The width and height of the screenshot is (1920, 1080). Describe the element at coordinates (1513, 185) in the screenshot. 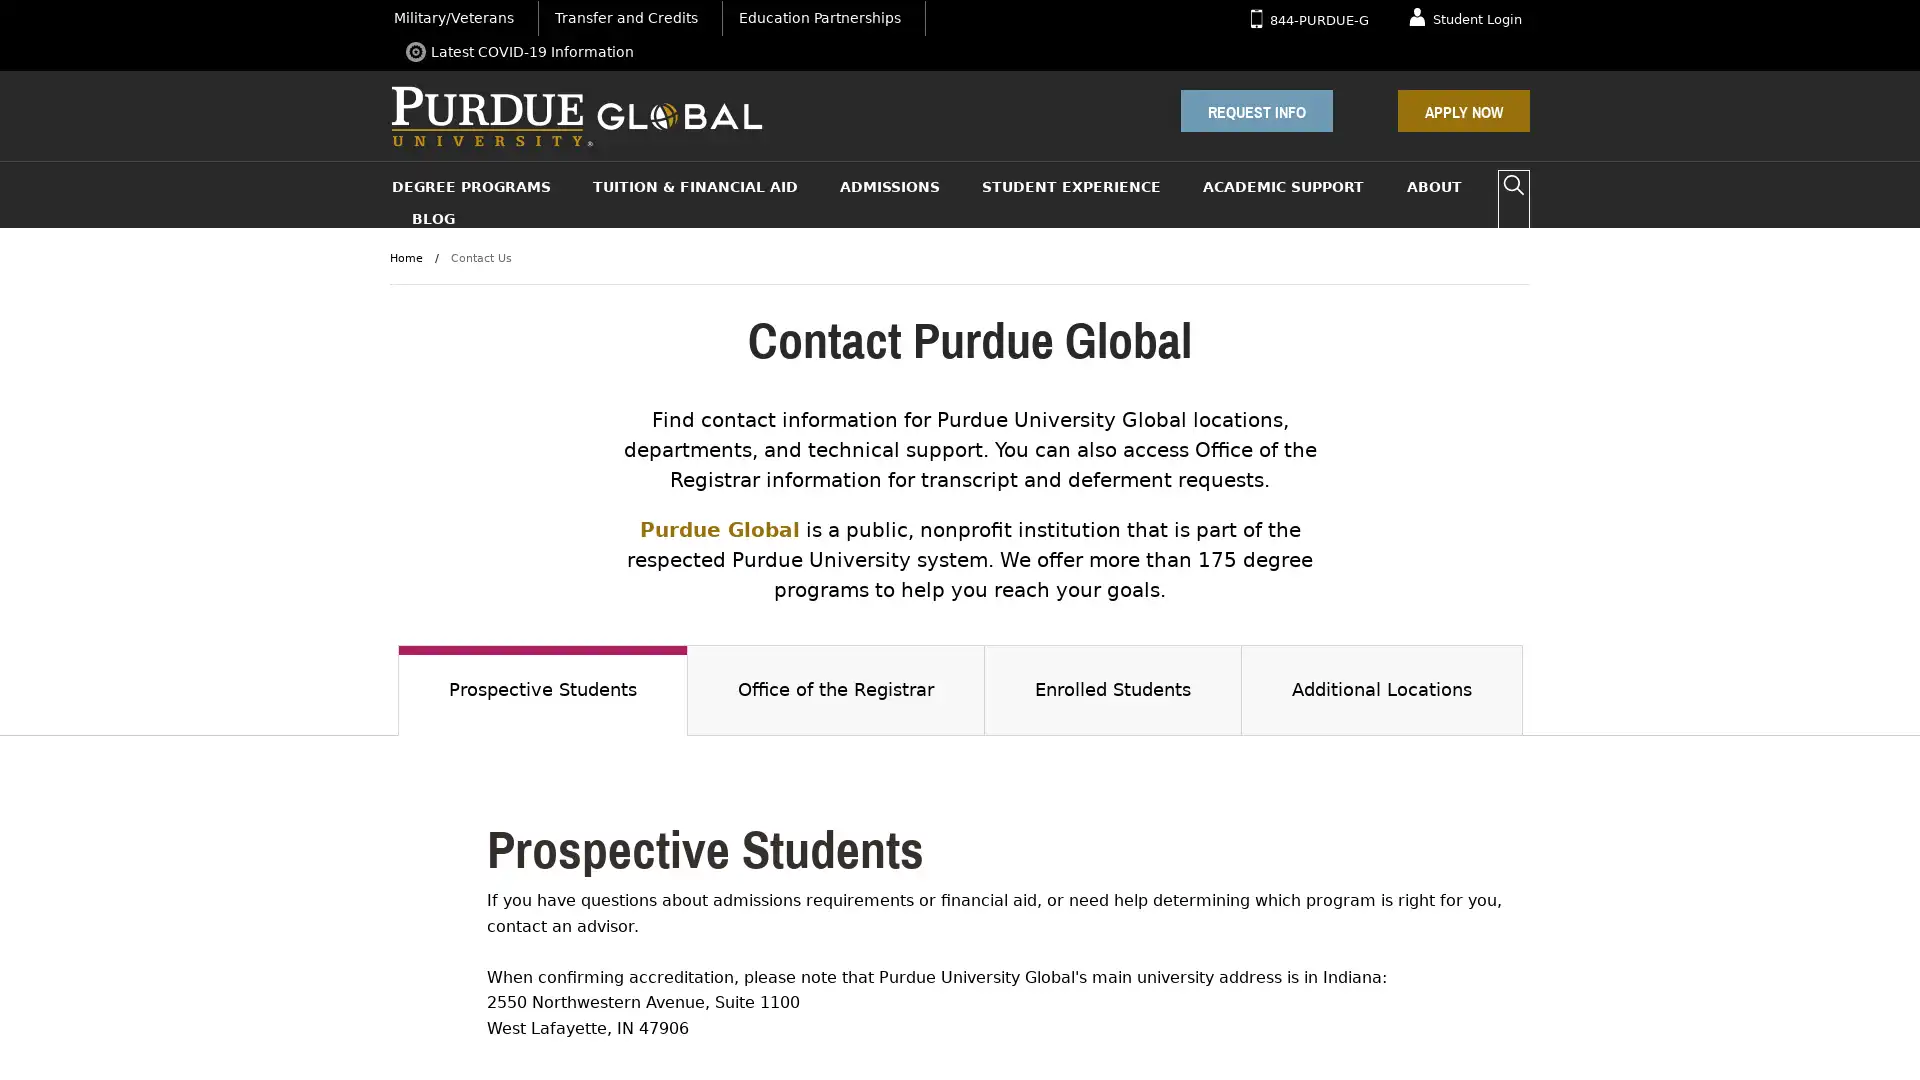

I see `Search` at that location.